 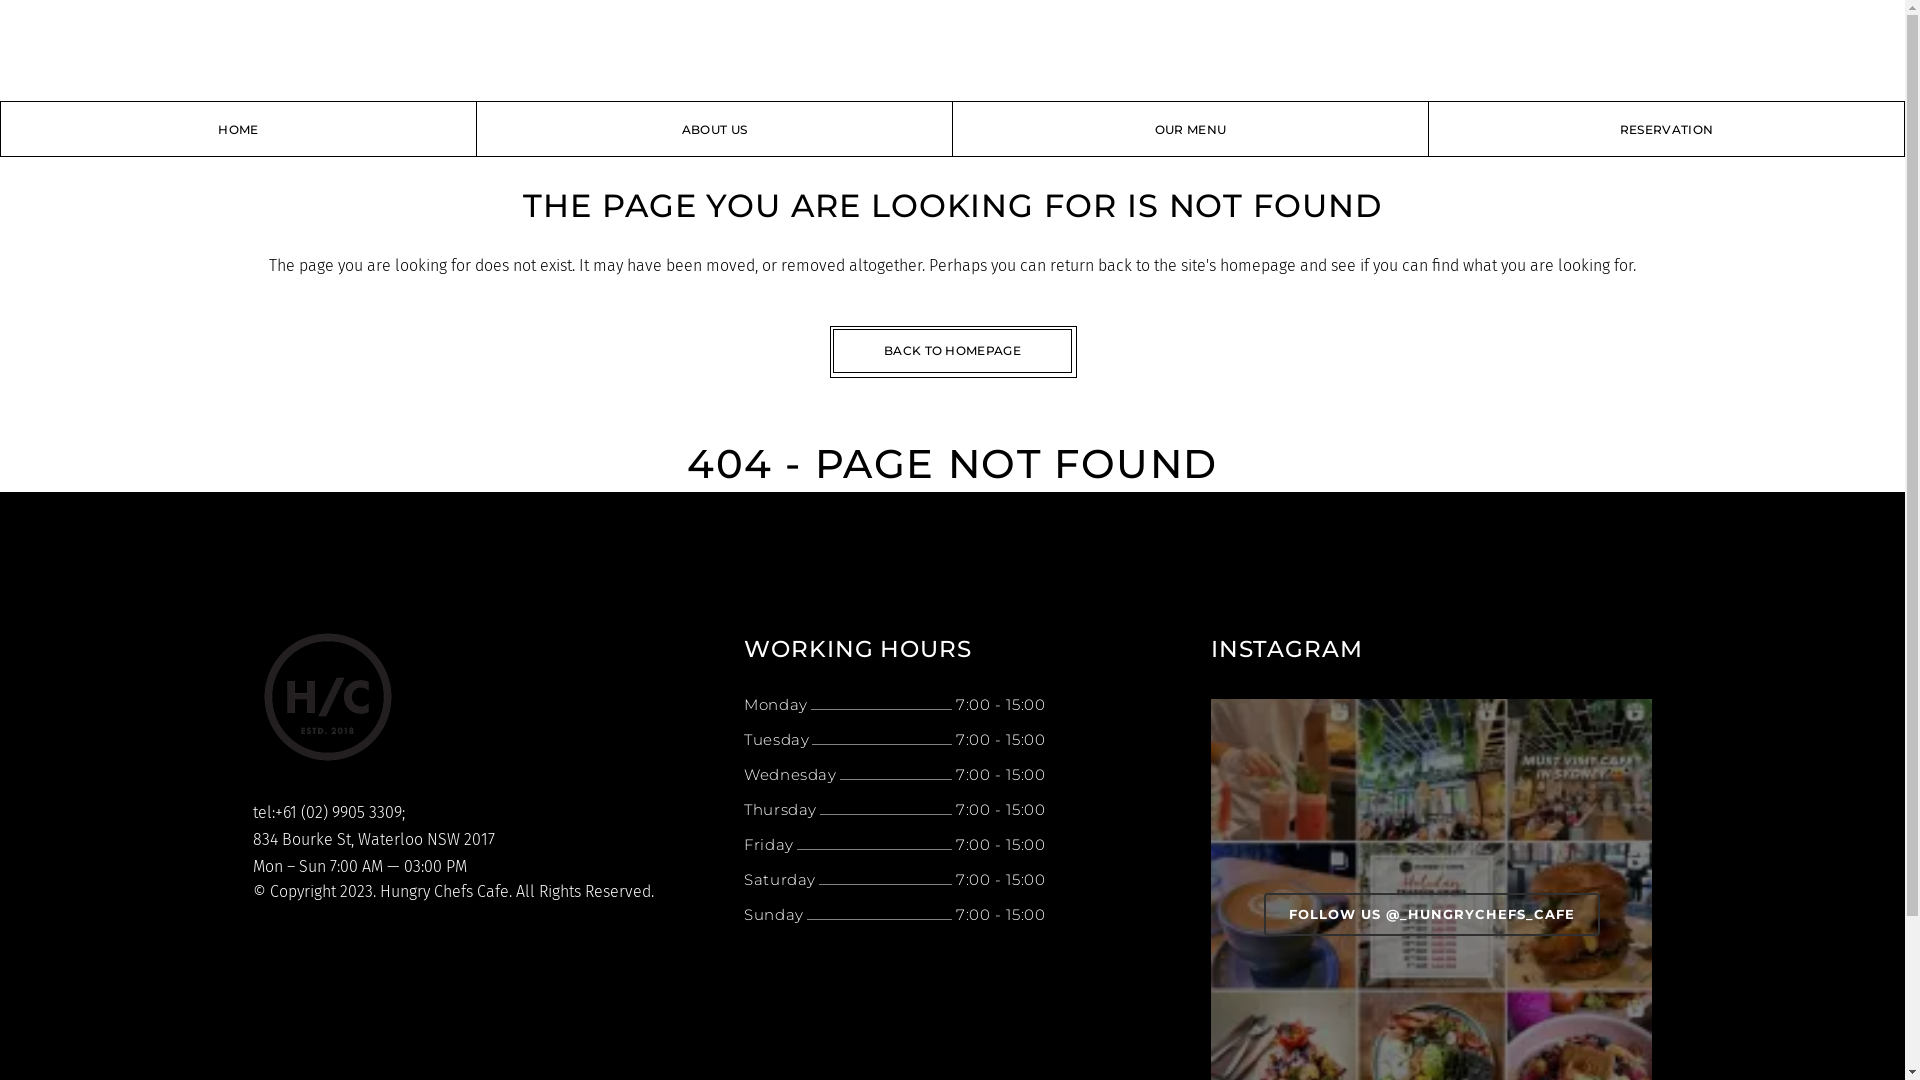 What do you see at coordinates (1190, 131) in the screenshot?
I see `'OUR MENU'` at bounding box center [1190, 131].